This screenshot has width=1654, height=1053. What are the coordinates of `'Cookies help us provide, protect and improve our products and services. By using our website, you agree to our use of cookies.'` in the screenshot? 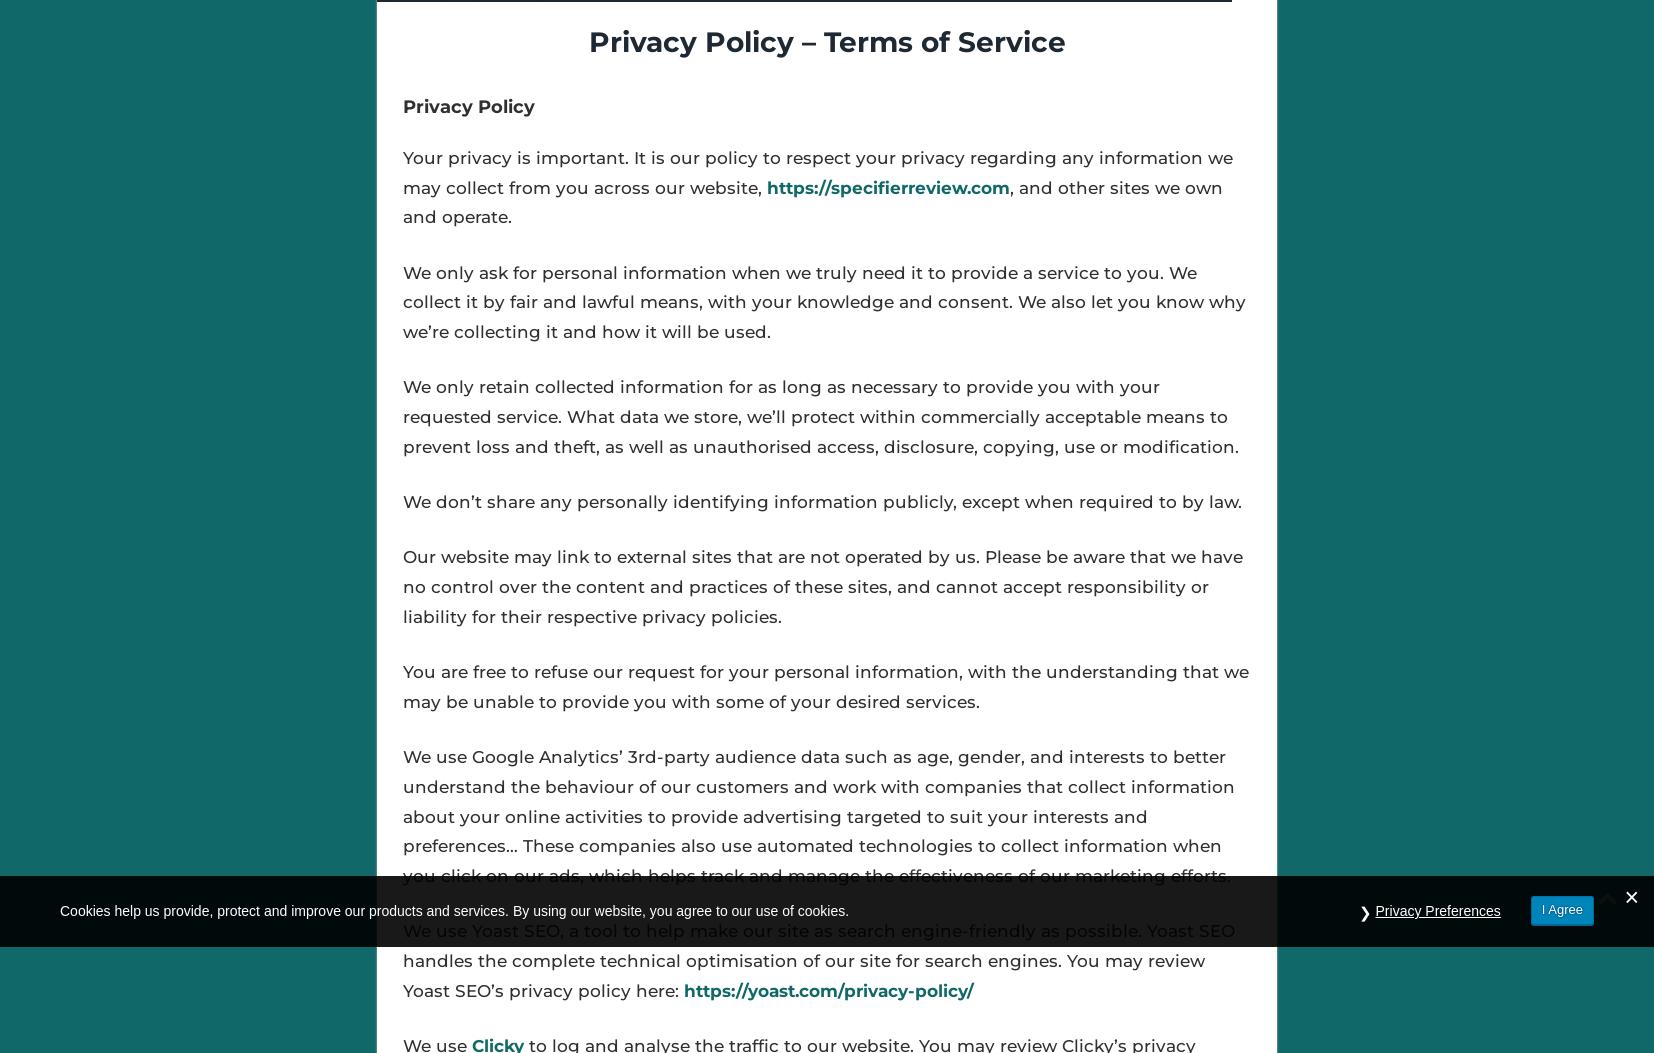 It's located at (59, 909).